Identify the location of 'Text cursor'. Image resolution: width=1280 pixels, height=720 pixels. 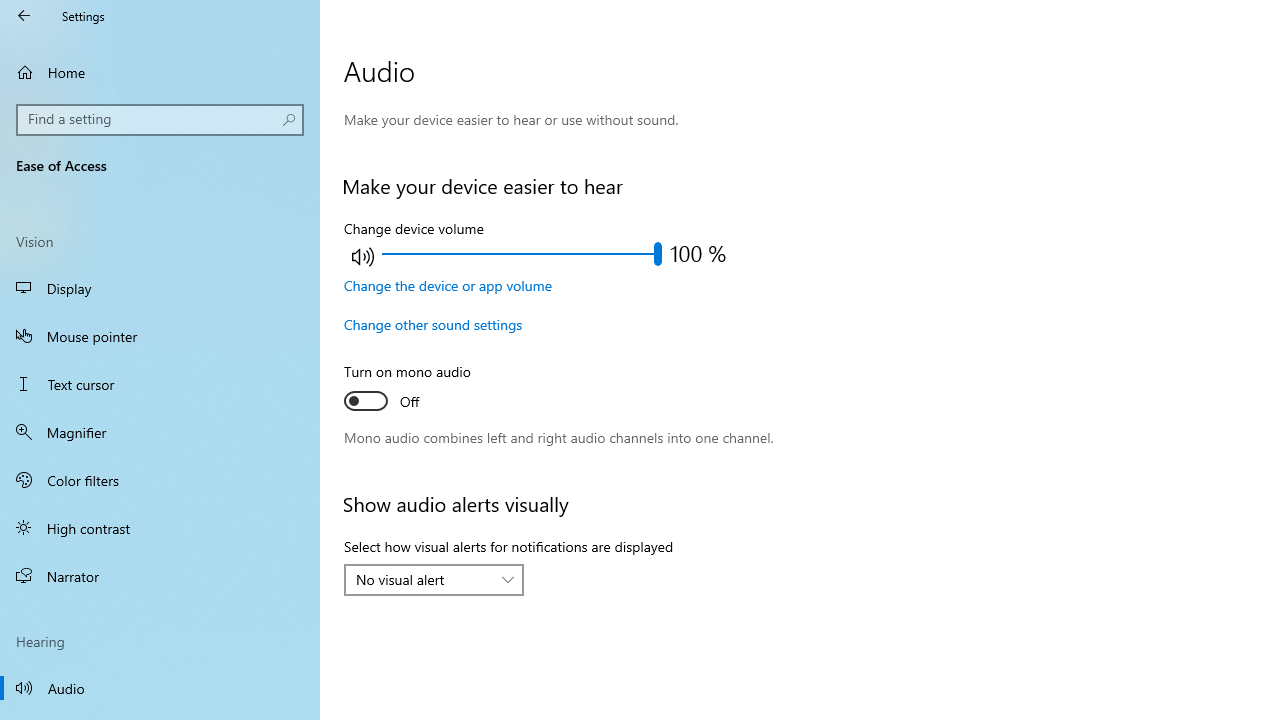
(160, 384).